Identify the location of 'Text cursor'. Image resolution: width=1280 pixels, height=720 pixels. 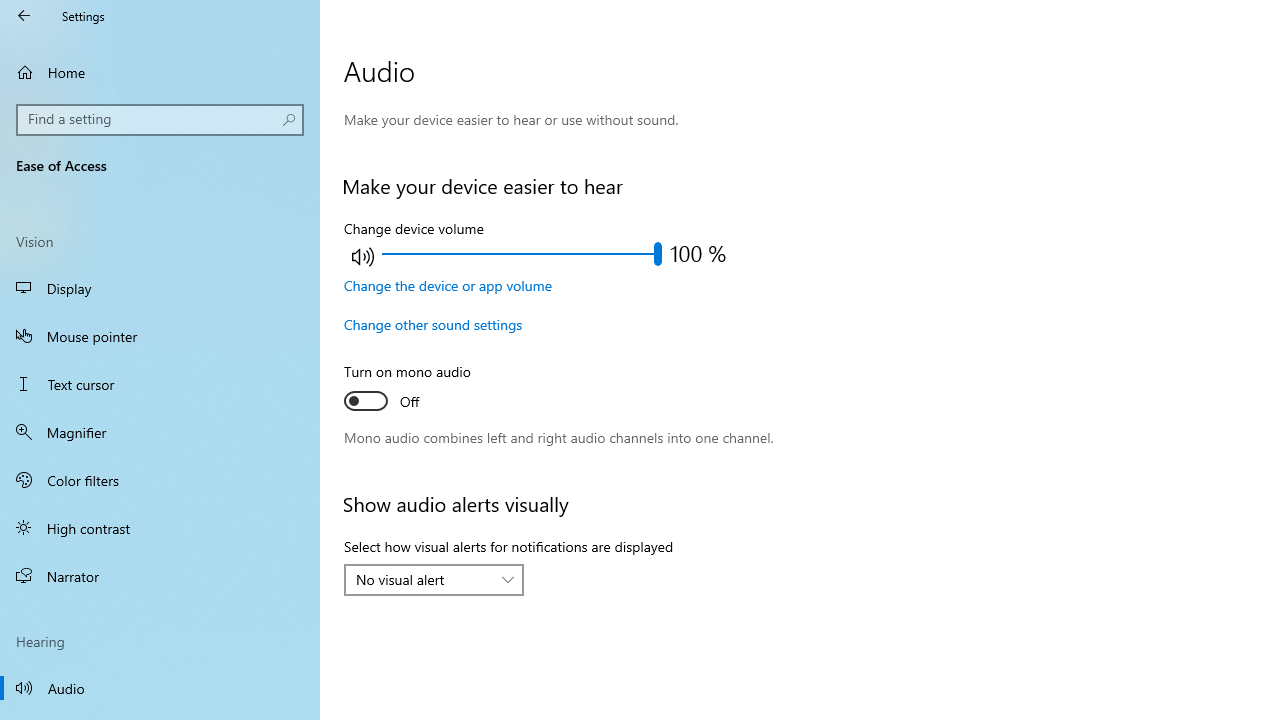
(160, 384).